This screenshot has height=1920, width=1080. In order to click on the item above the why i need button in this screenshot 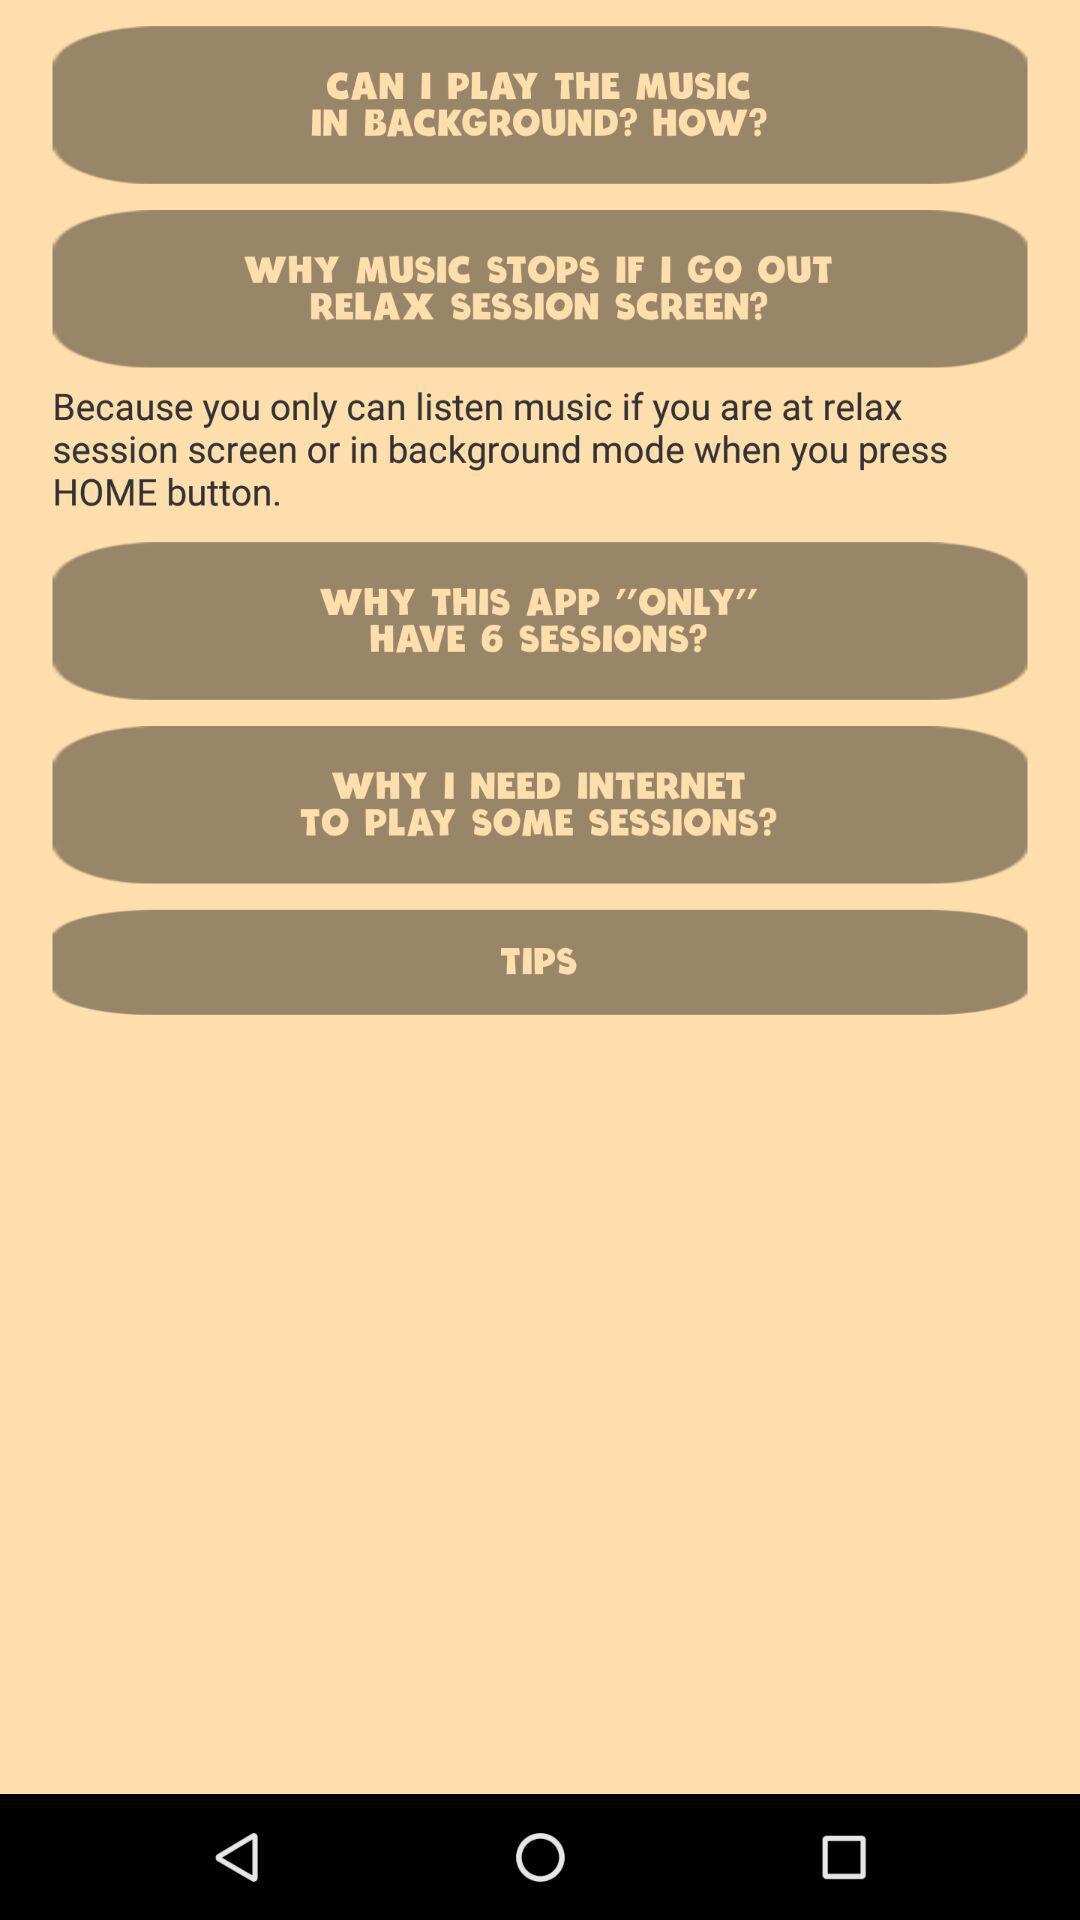, I will do `click(540, 619)`.